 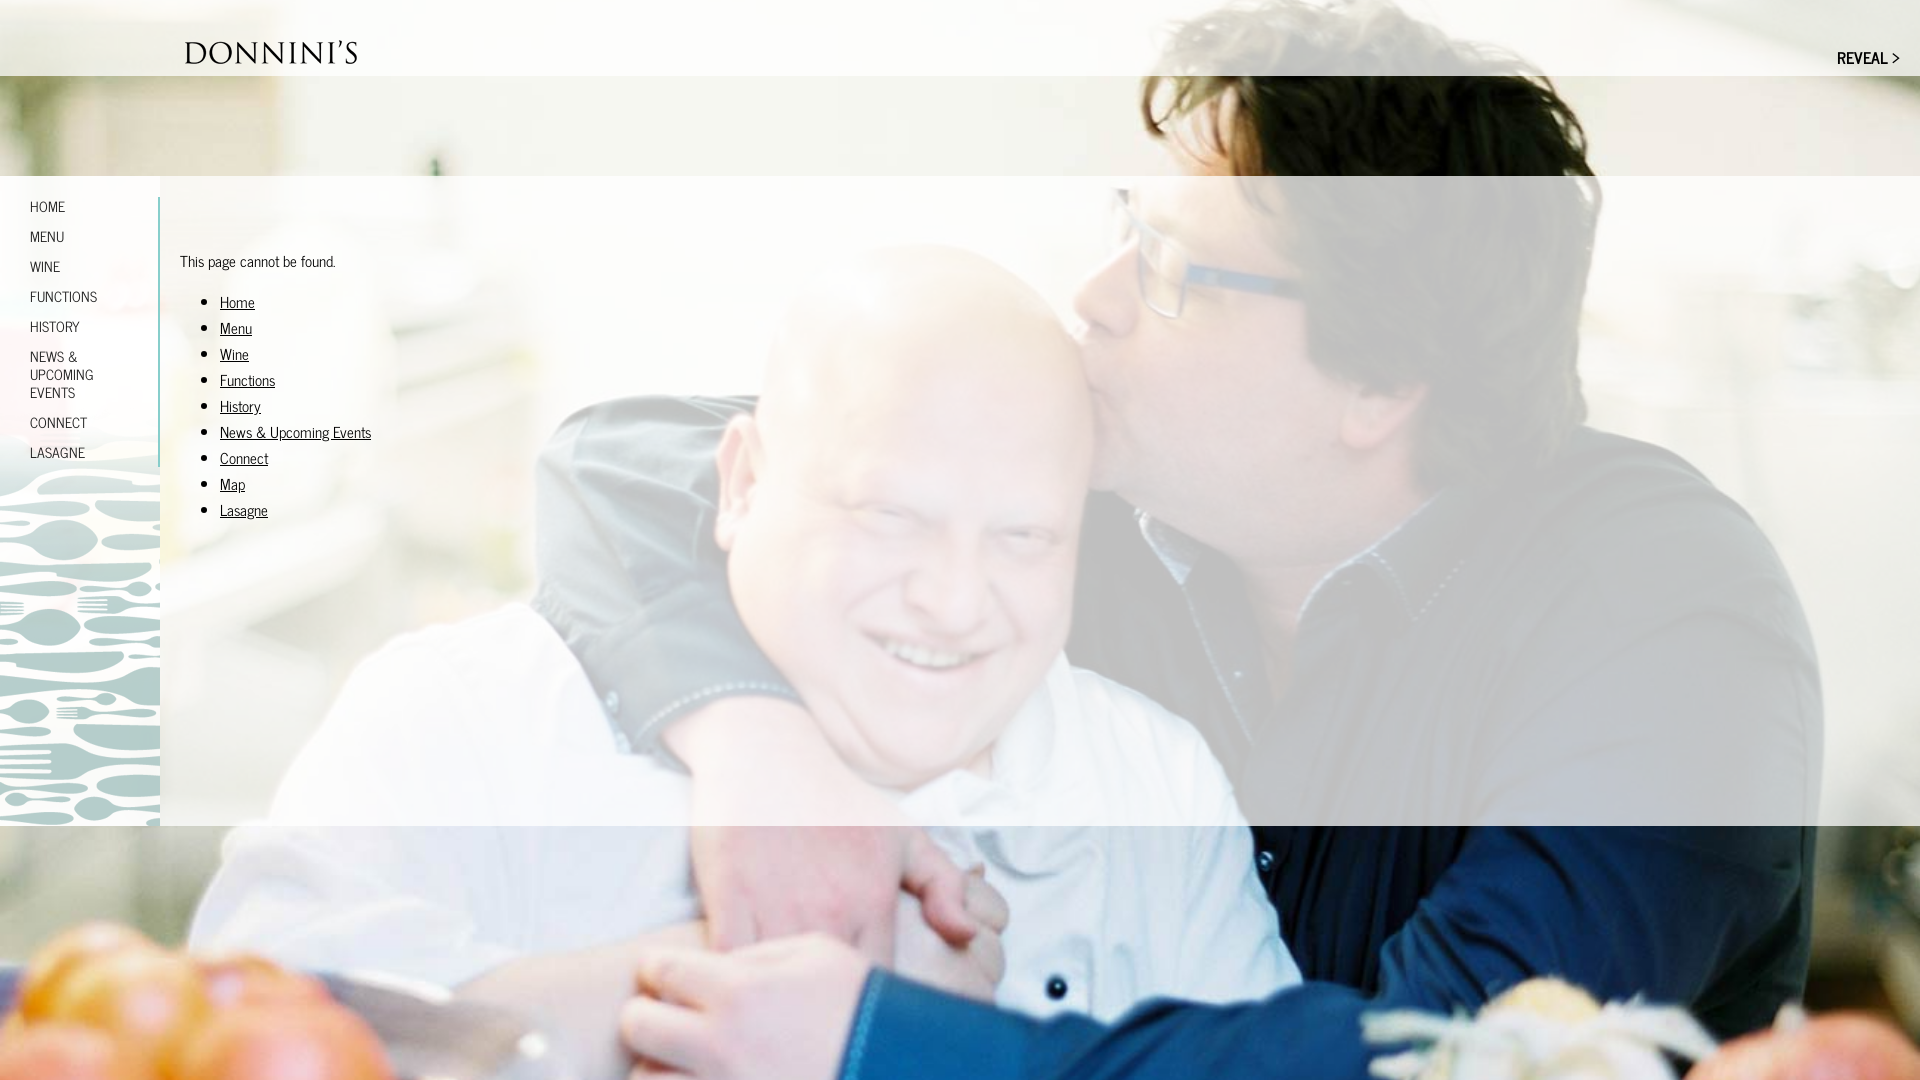 What do you see at coordinates (0, 234) in the screenshot?
I see `'MENU'` at bounding box center [0, 234].